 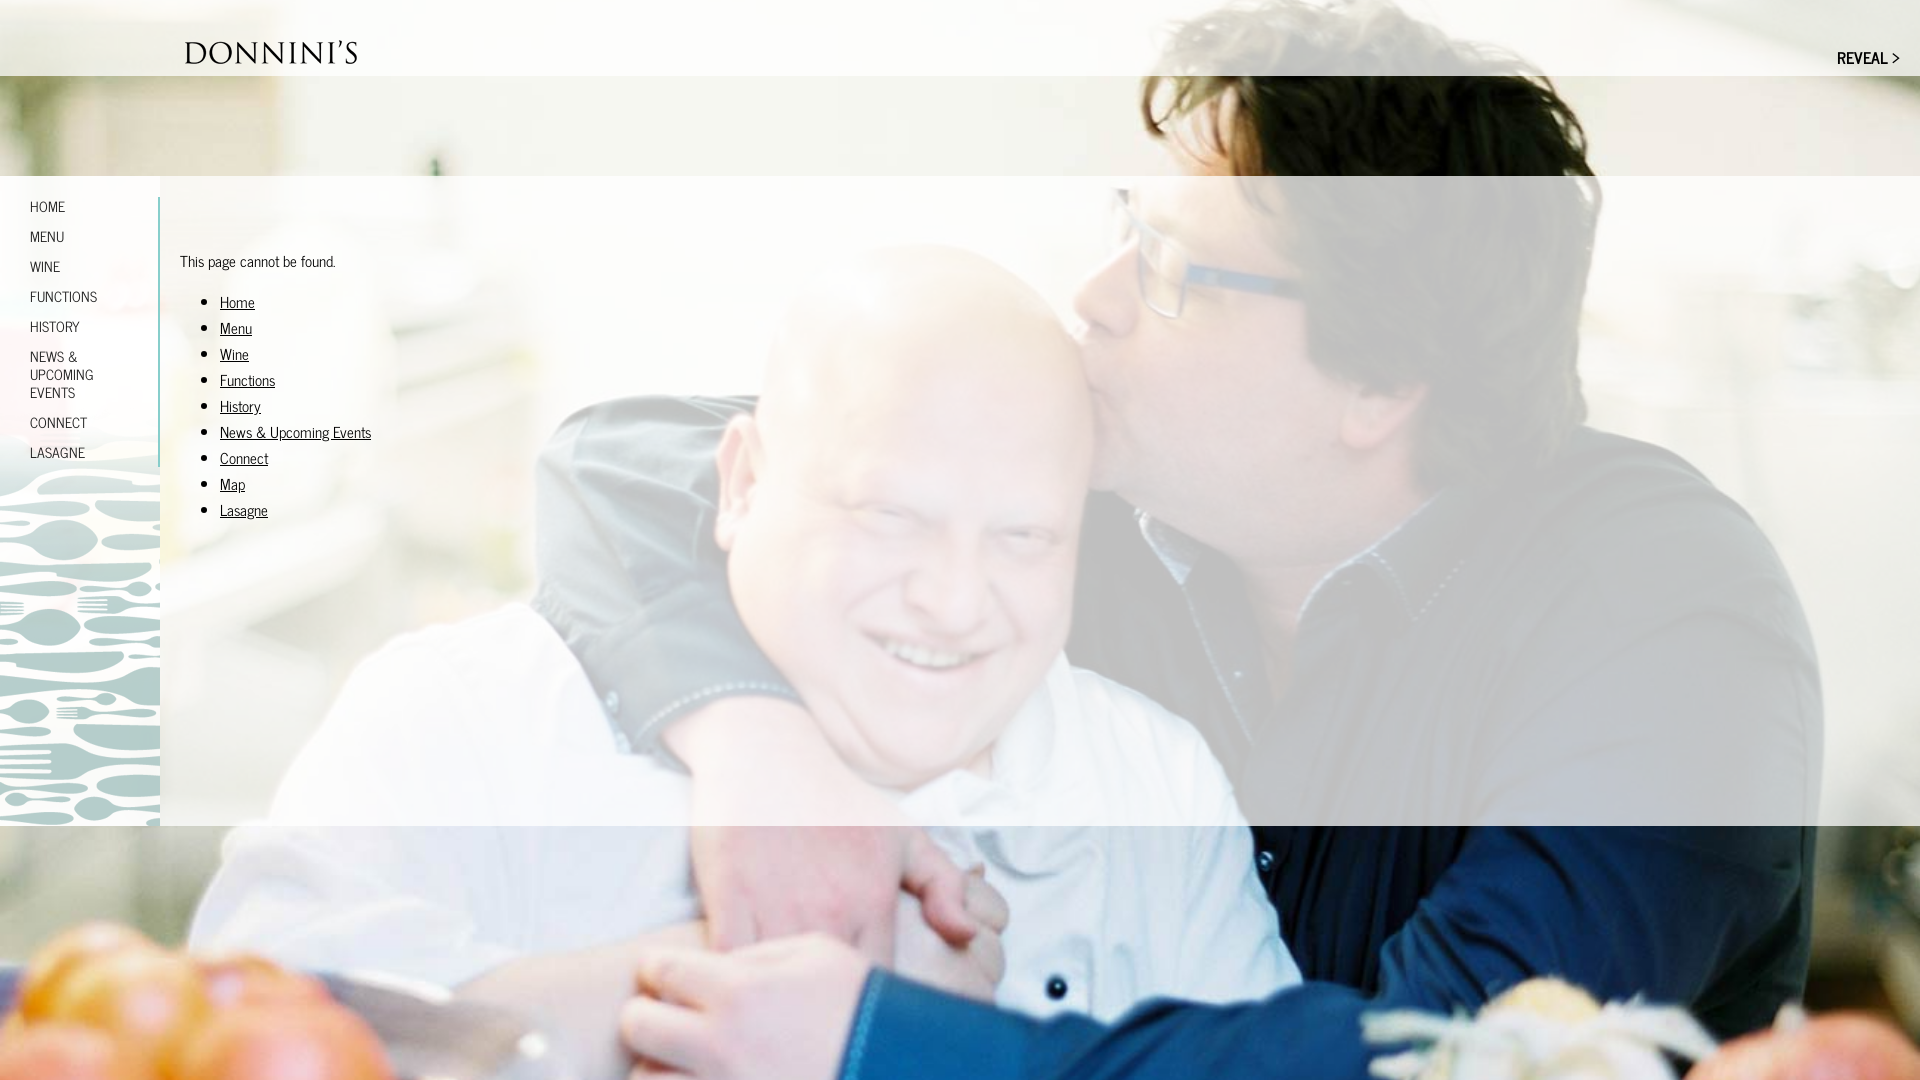 What do you see at coordinates (0, 234) in the screenshot?
I see `'MENU'` at bounding box center [0, 234].